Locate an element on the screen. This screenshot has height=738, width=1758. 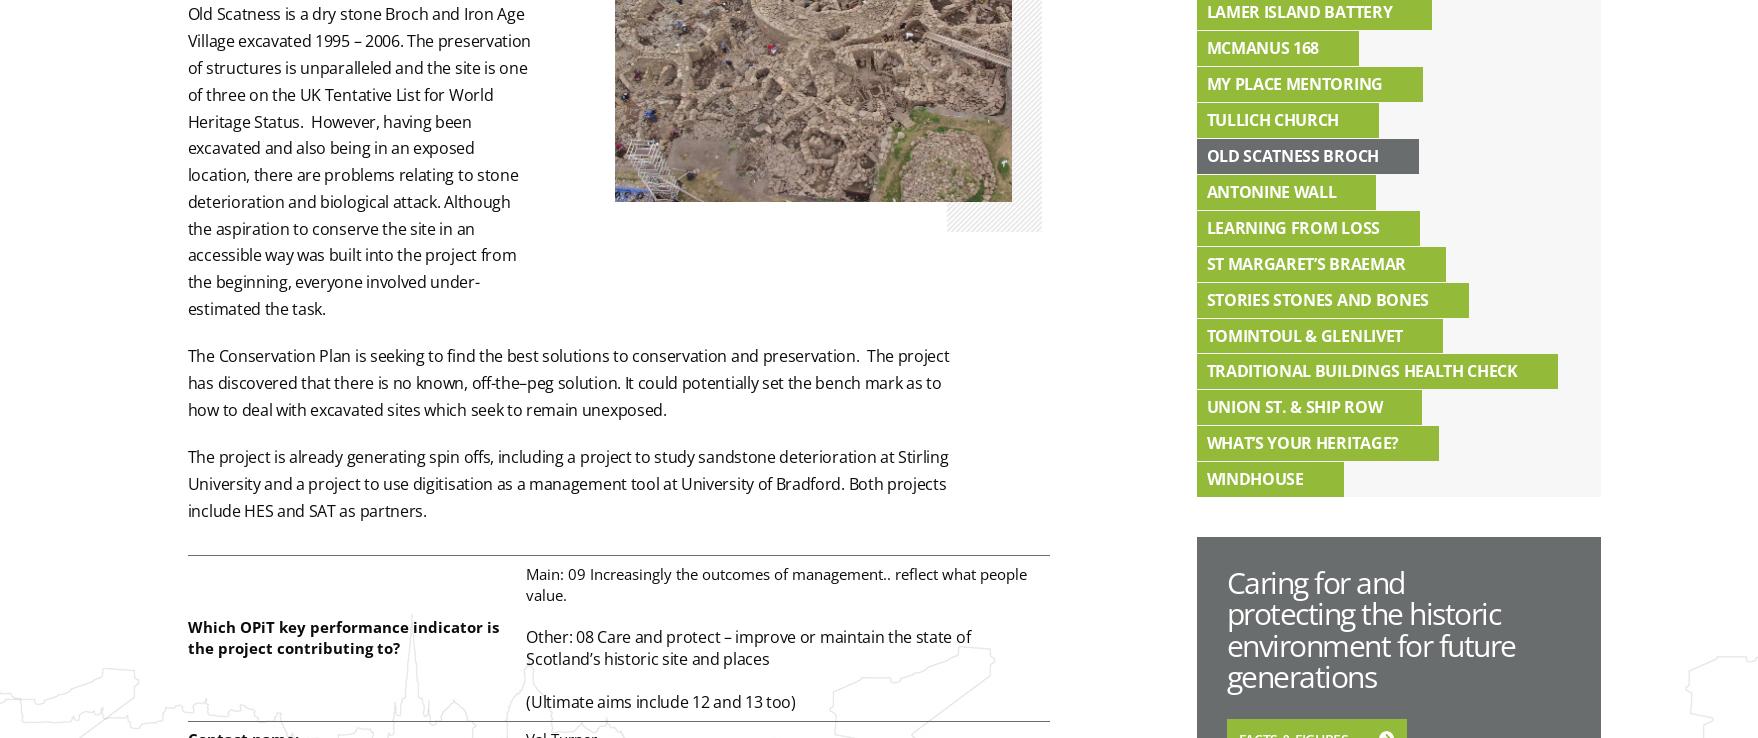
'McMANUS 168' is located at coordinates (1262, 47).